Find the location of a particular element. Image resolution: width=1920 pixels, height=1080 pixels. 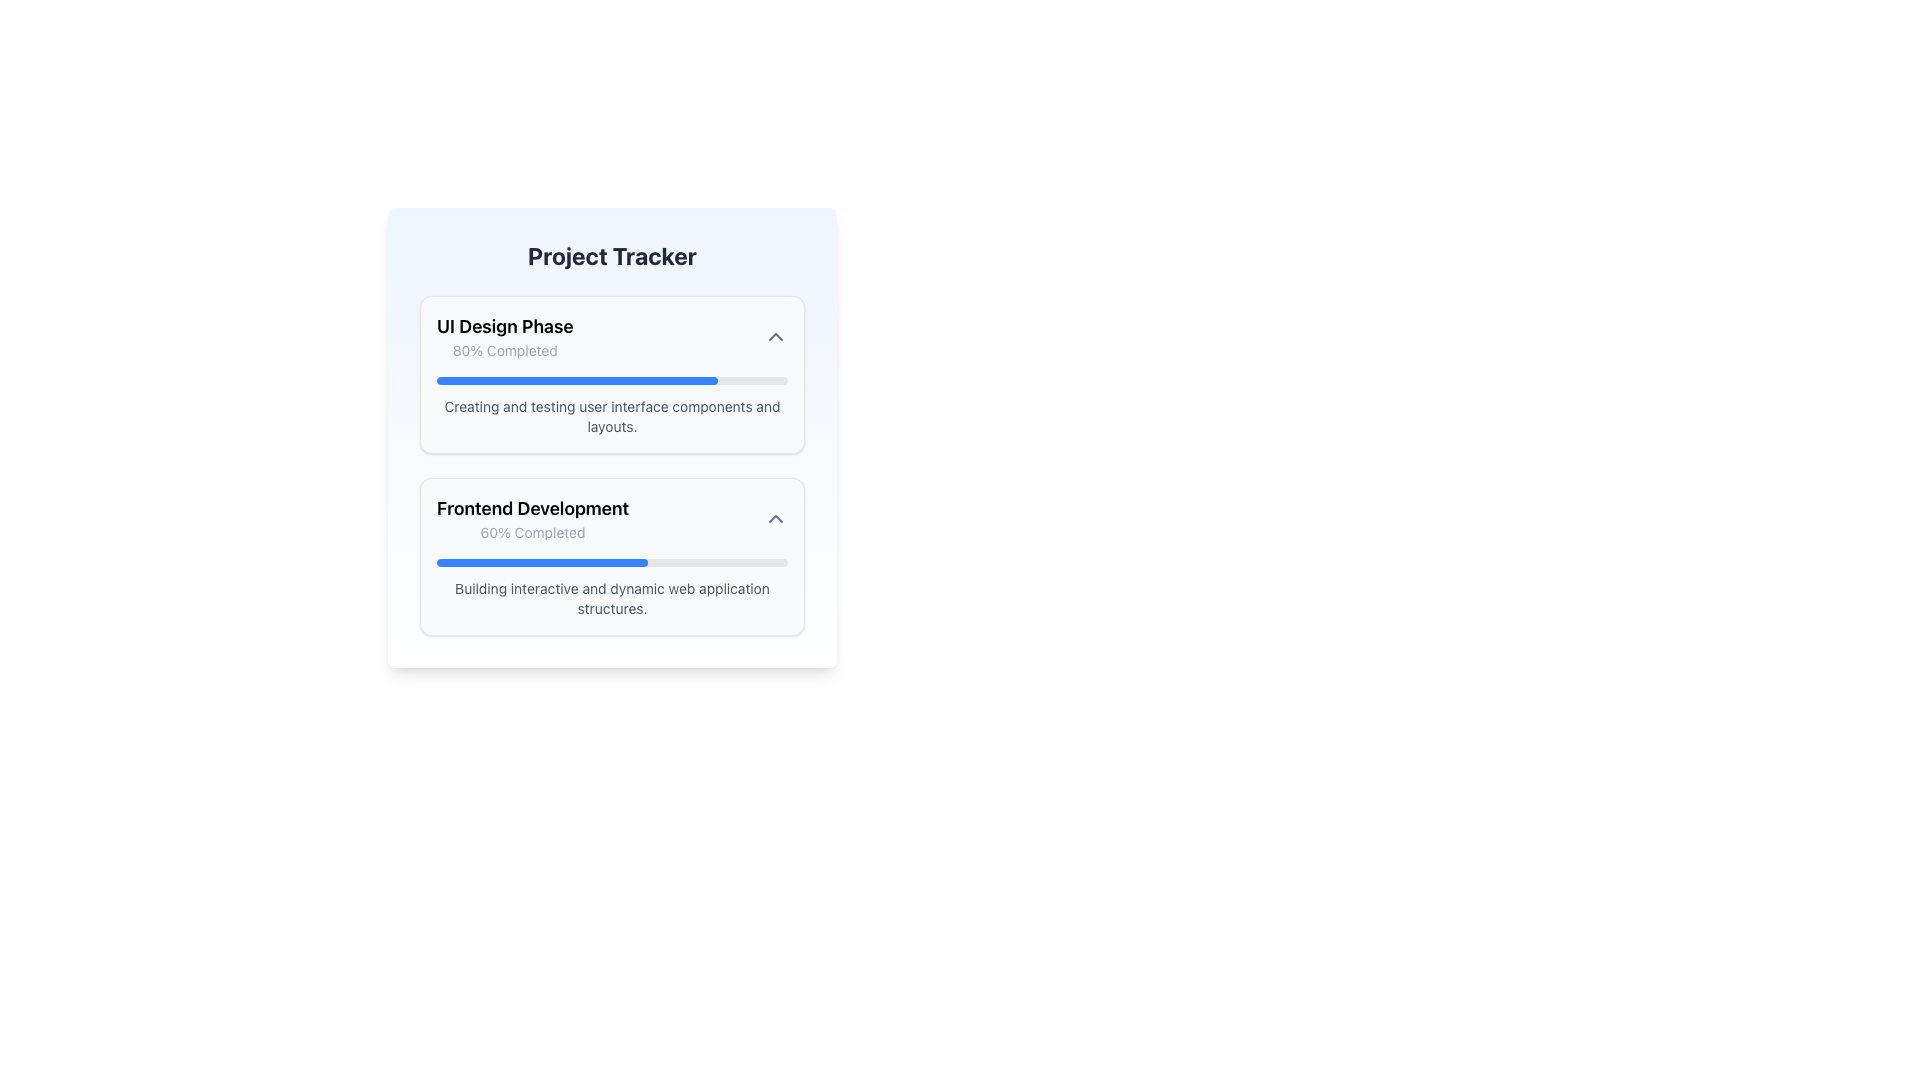

the Panel containing progress indicators is located at coordinates (611, 466).